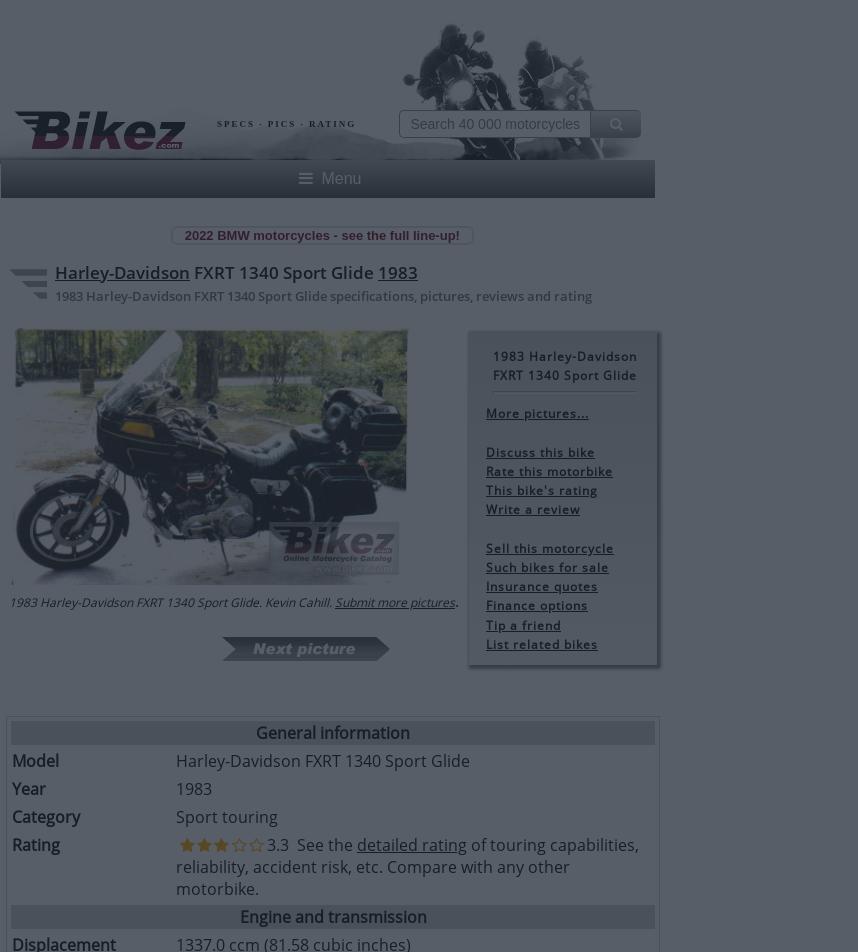 This screenshot has width=858, height=952. I want to click on 'SPECS · PICS · RATING', so click(286, 124).